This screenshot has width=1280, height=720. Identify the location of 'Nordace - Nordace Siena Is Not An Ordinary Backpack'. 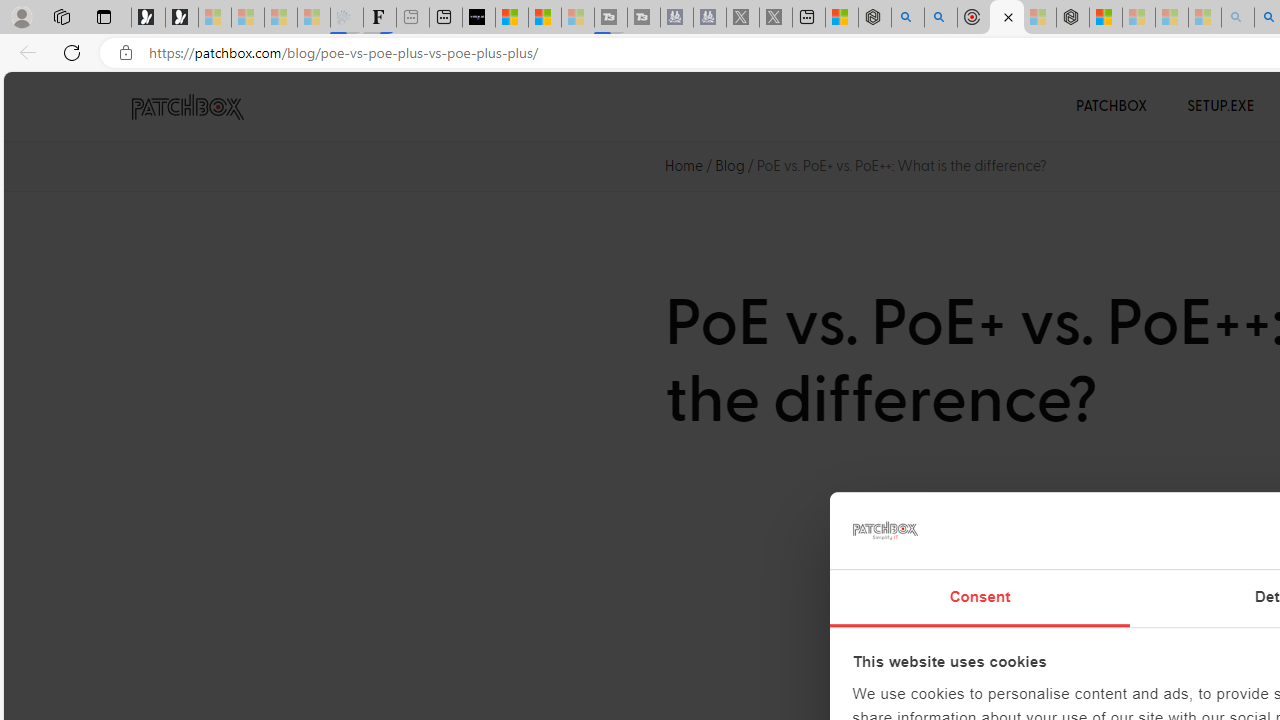
(1072, 17).